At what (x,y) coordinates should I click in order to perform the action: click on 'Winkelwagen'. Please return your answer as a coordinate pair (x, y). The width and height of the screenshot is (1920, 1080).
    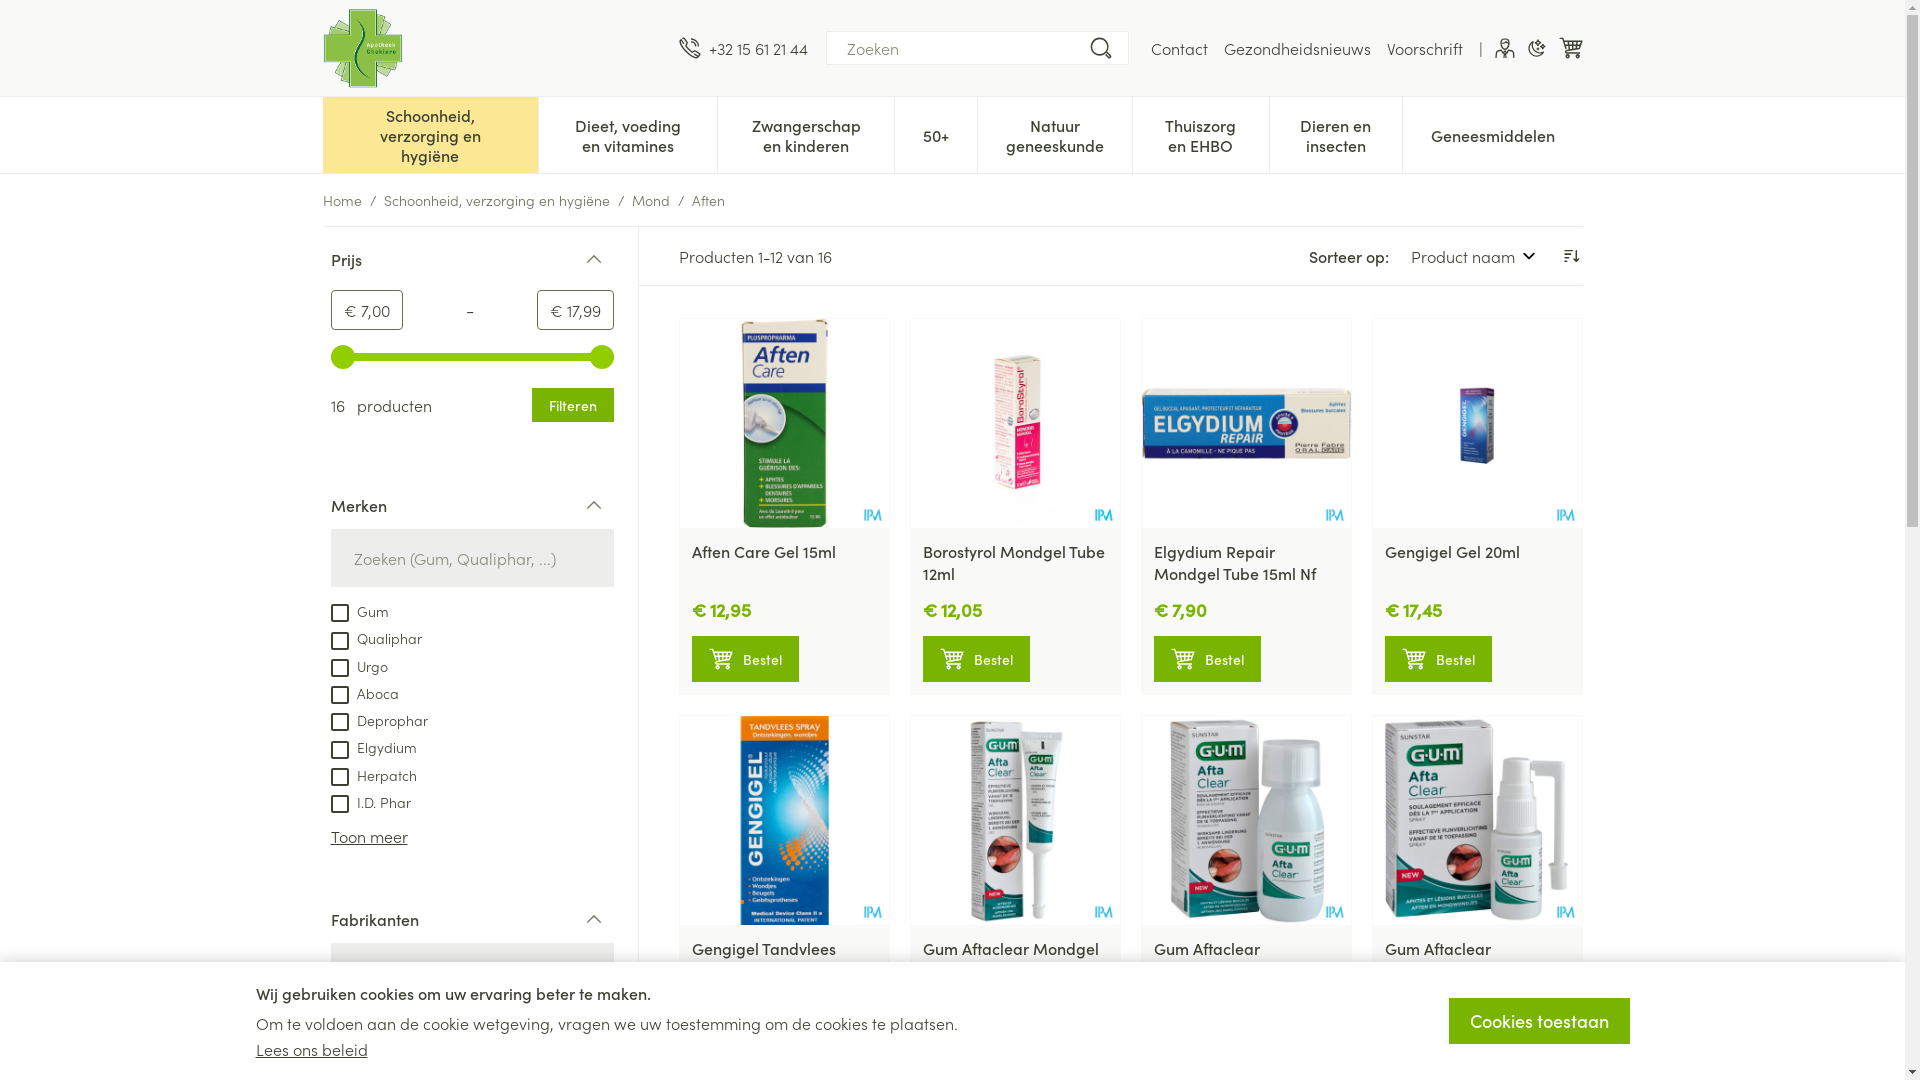
    Looking at the image, I should click on (1568, 46).